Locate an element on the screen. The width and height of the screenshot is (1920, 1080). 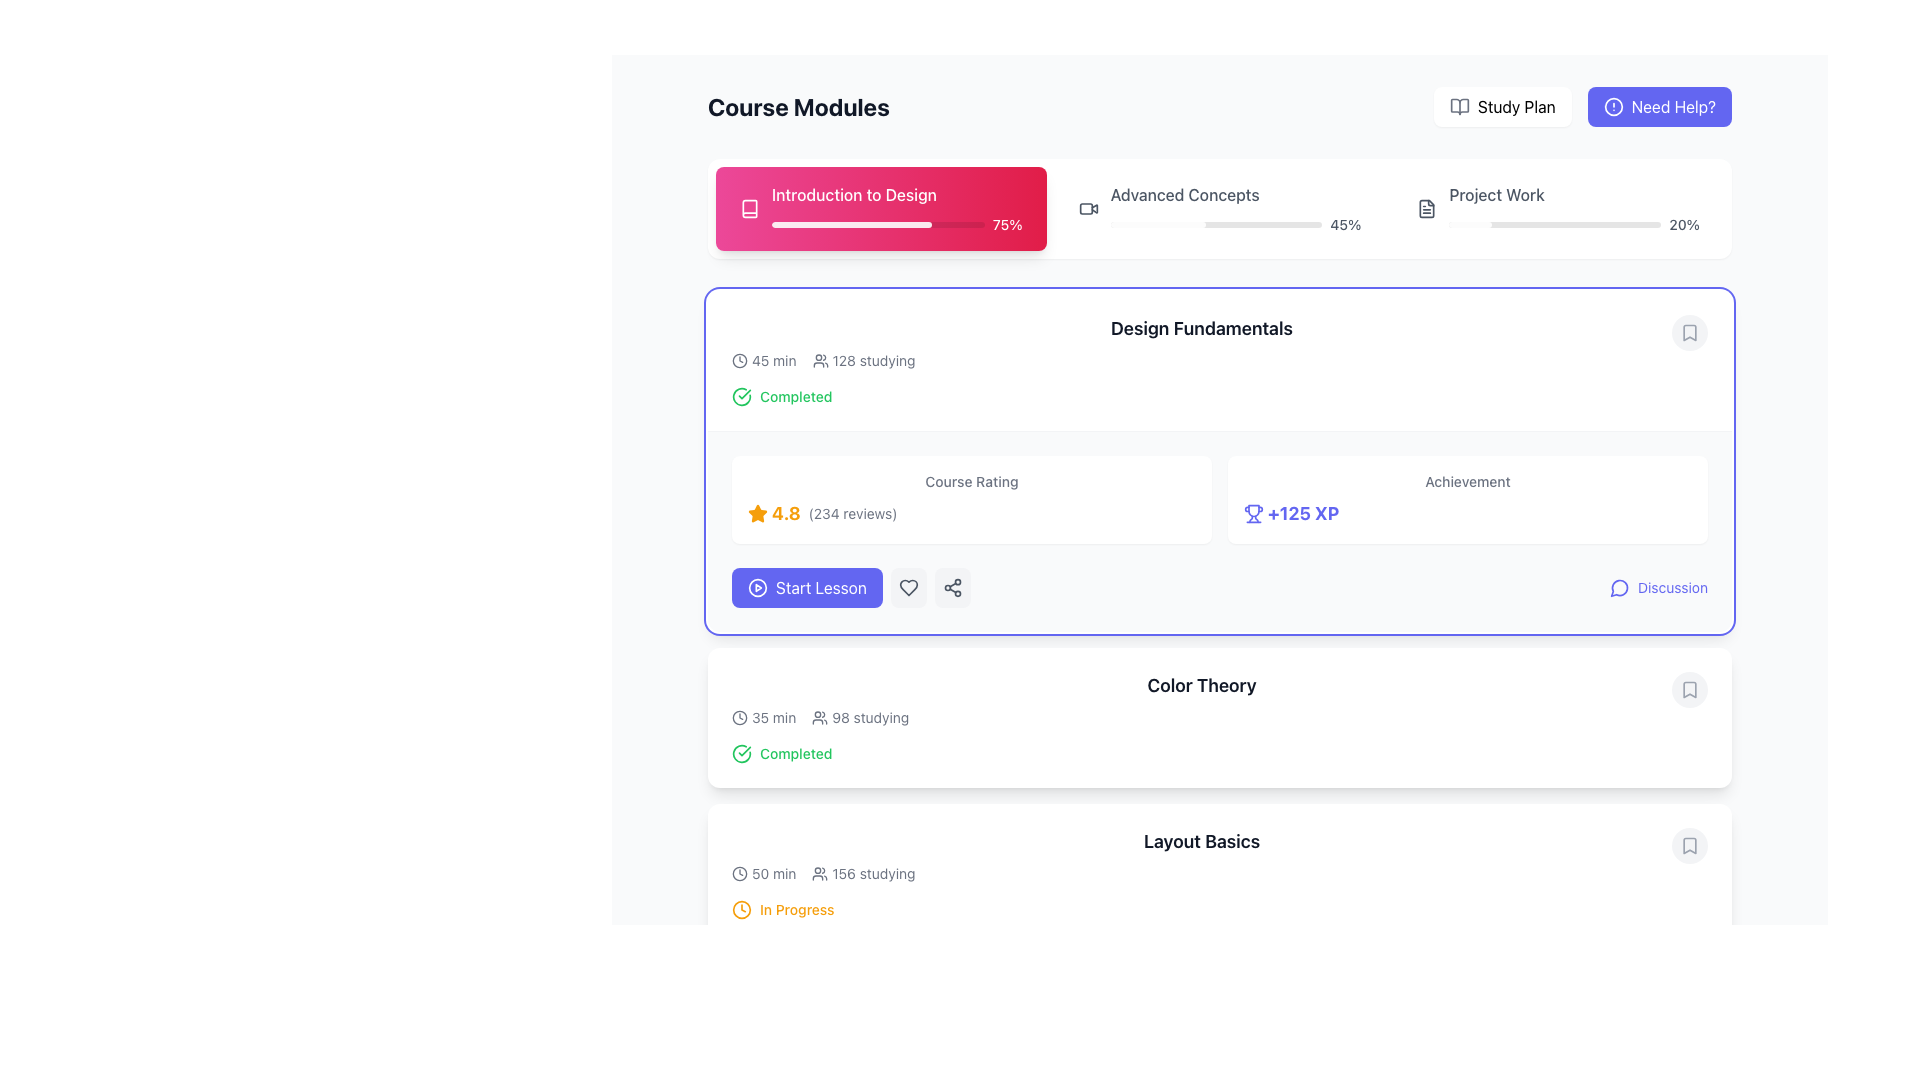
the star icon representing the rating mechanism located on the leftmost side of the horizontal layout, which indicates a rating of '4.8' and includes '(234 reviews)' is located at coordinates (757, 512).